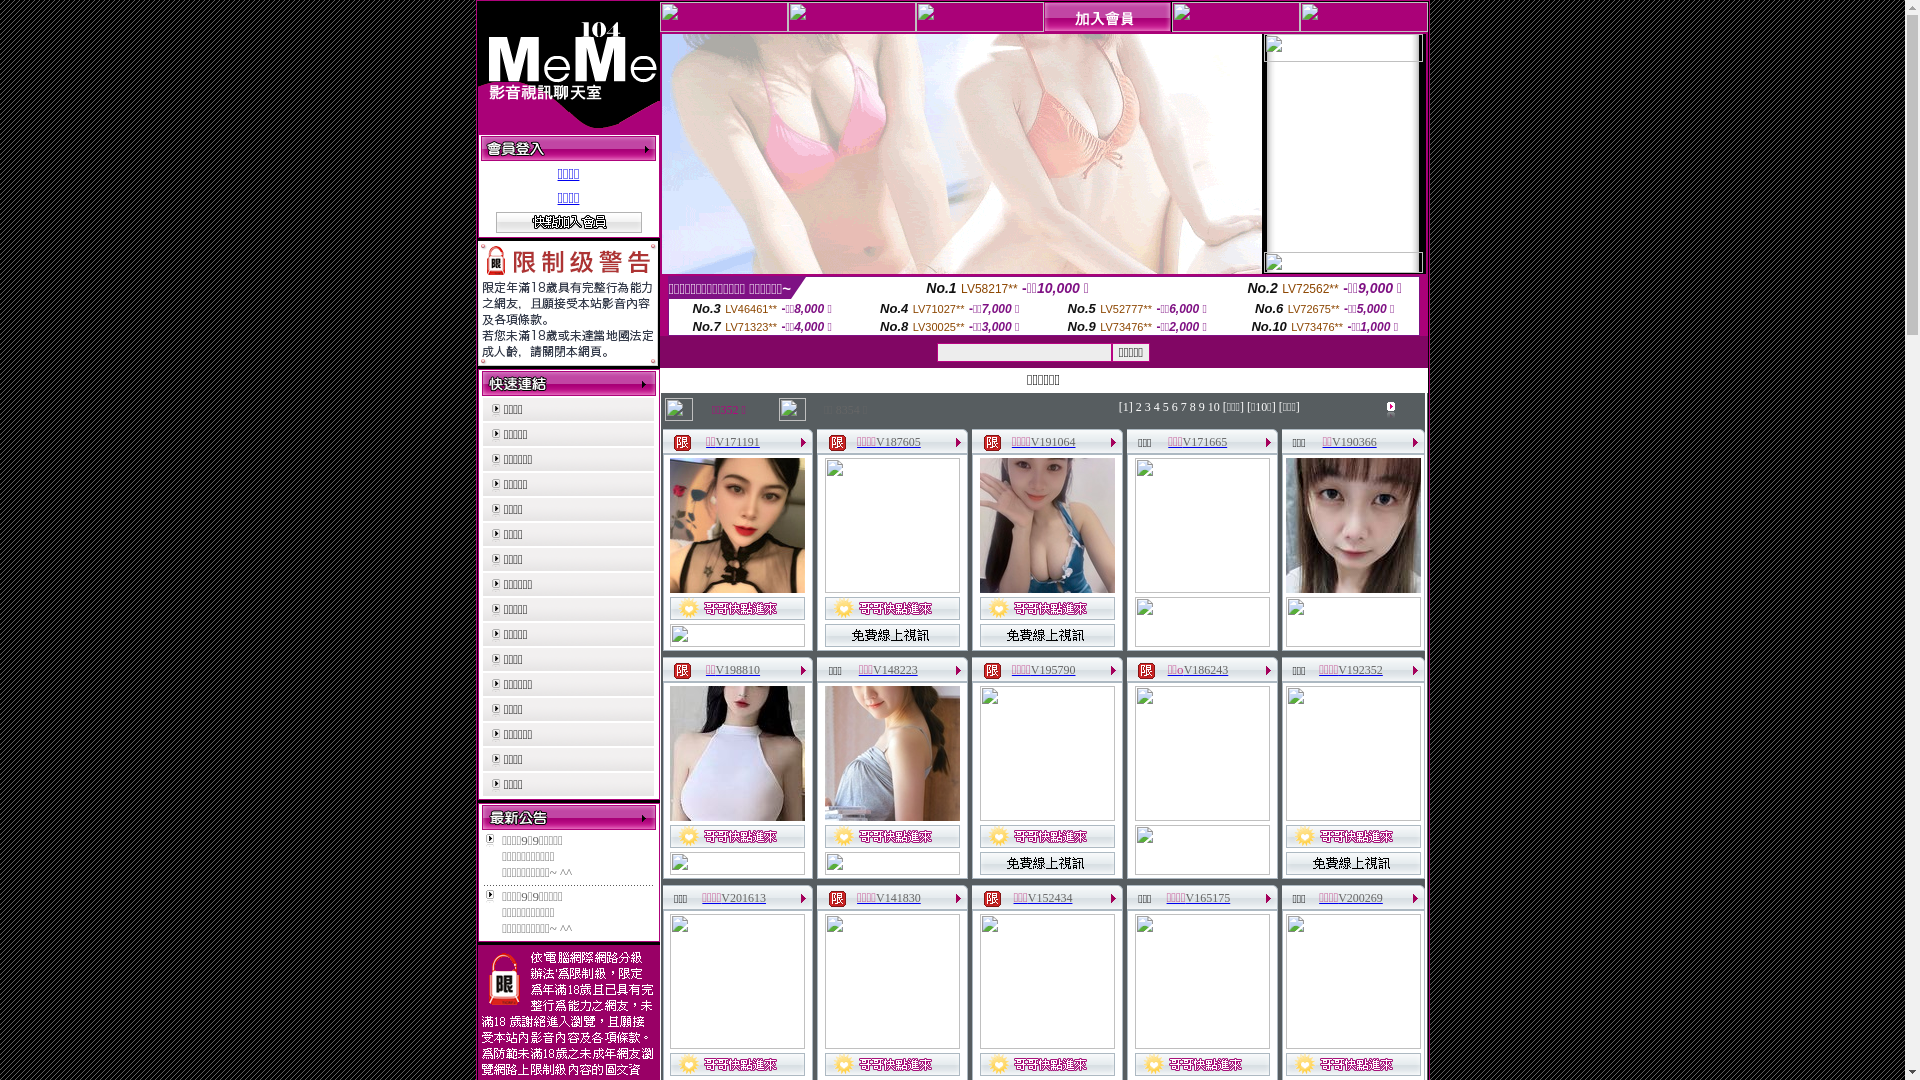 The width and height of the screenshot is (1920, 1080). What do you see at coordinates (1052, 441) in the screenshot?
I see `'V191064'` at bounding box center [1052, 441].